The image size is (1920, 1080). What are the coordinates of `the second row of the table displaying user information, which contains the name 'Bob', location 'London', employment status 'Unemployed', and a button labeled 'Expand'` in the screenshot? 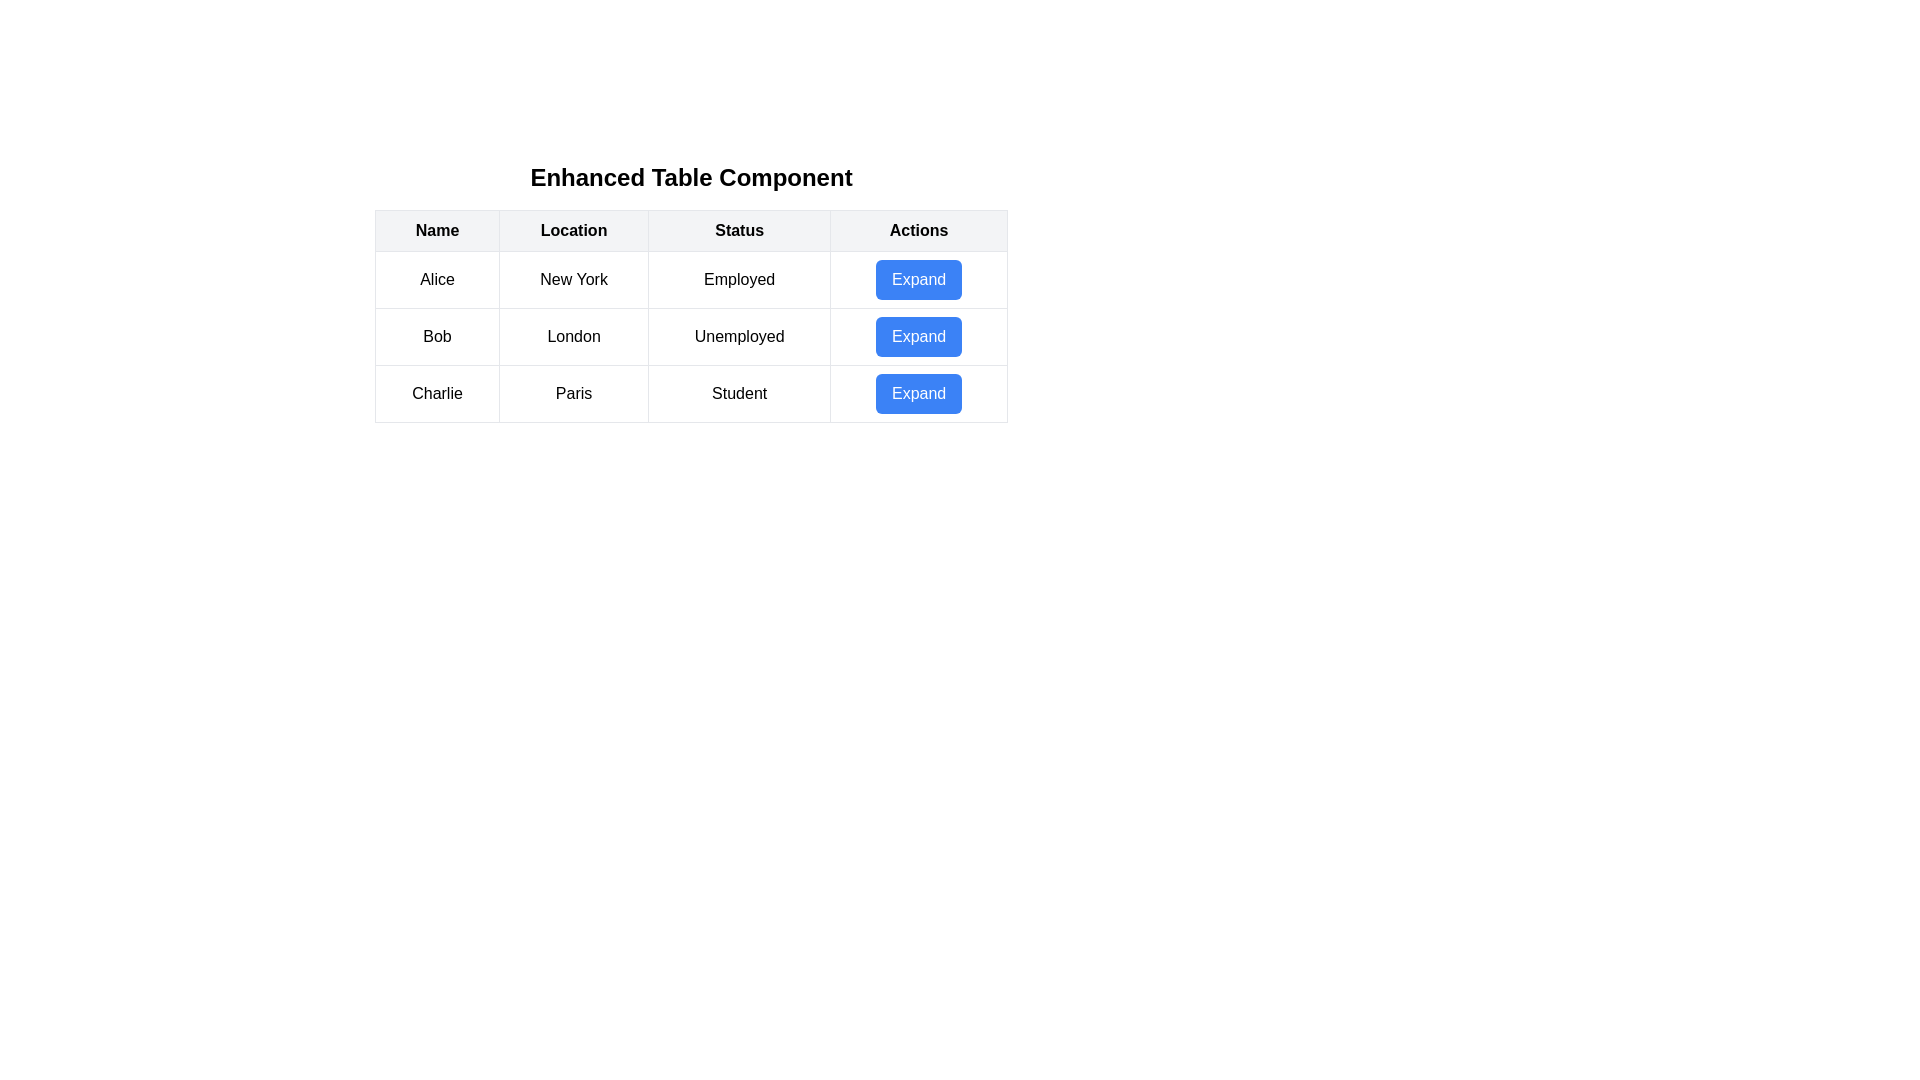 It's located at (691, 335).